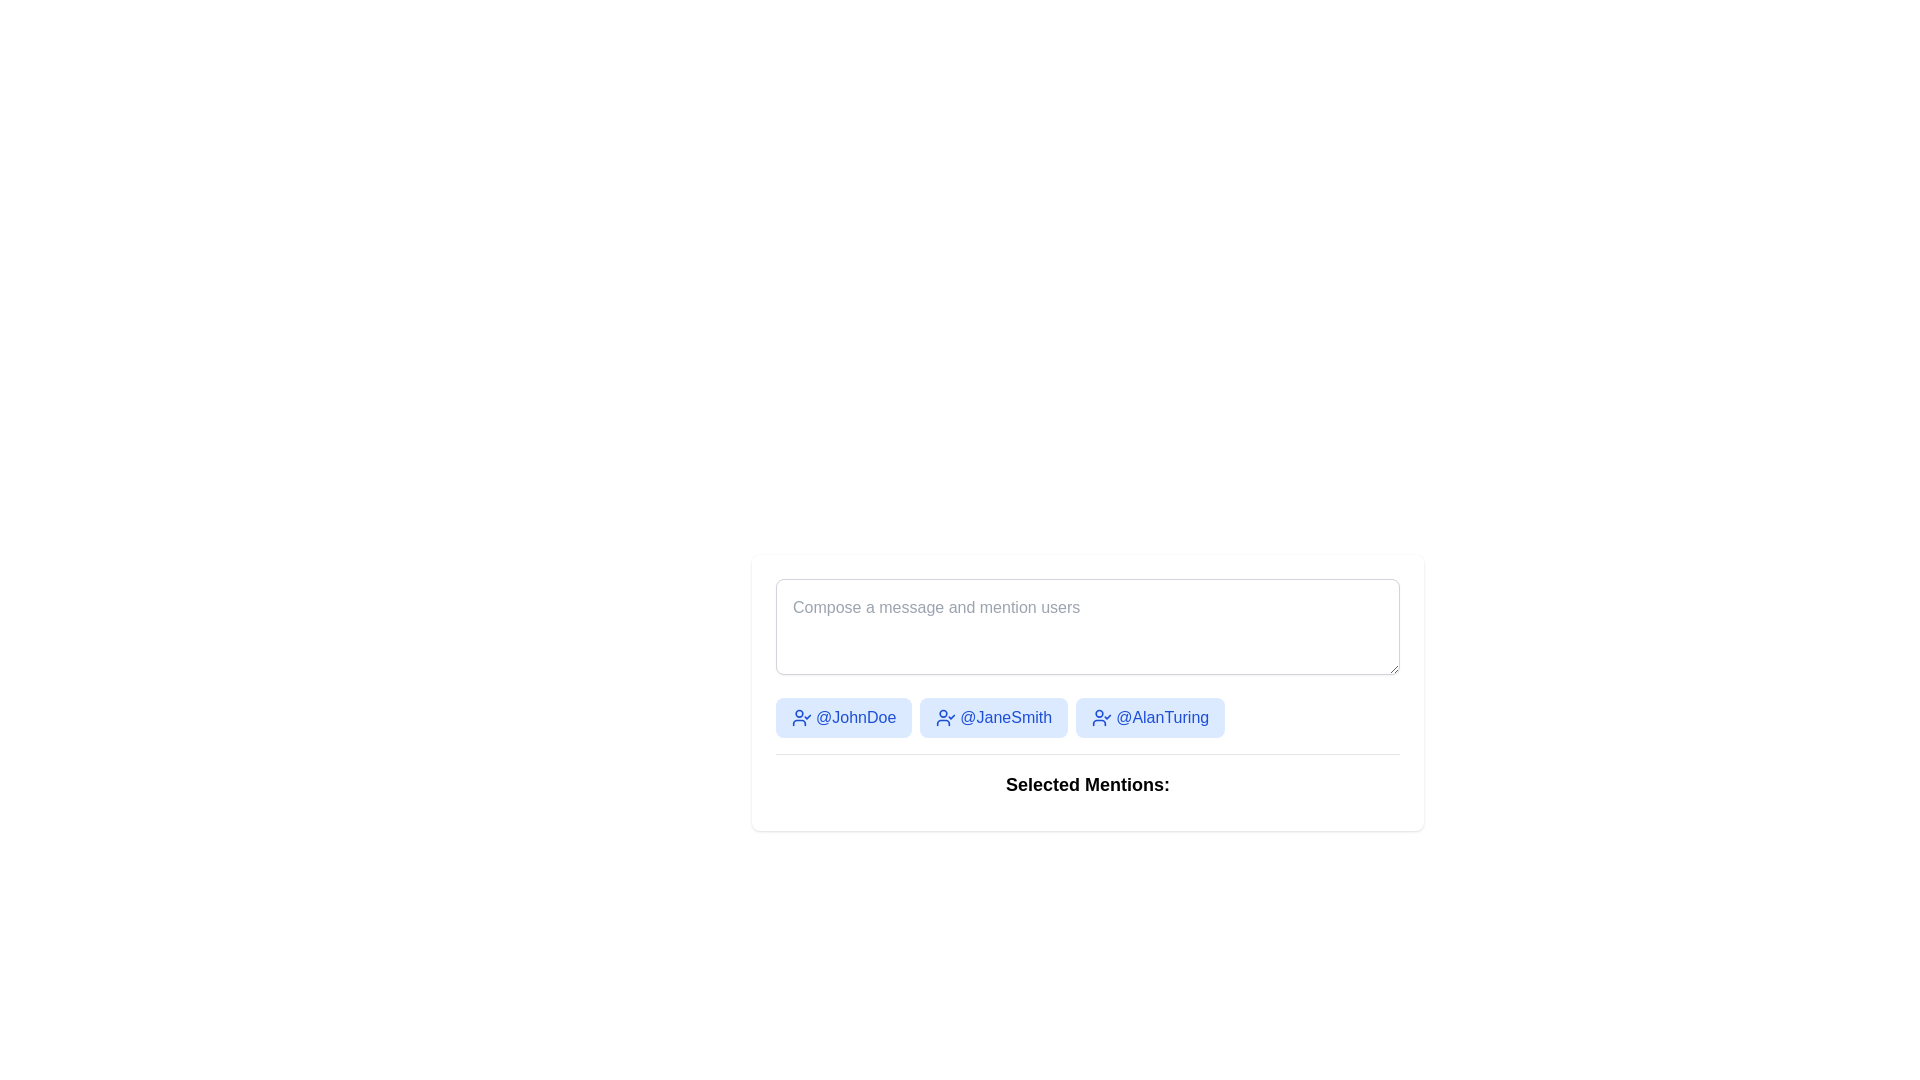  I want to click on the selectable mention tag representing a username, so click(1162, 716).